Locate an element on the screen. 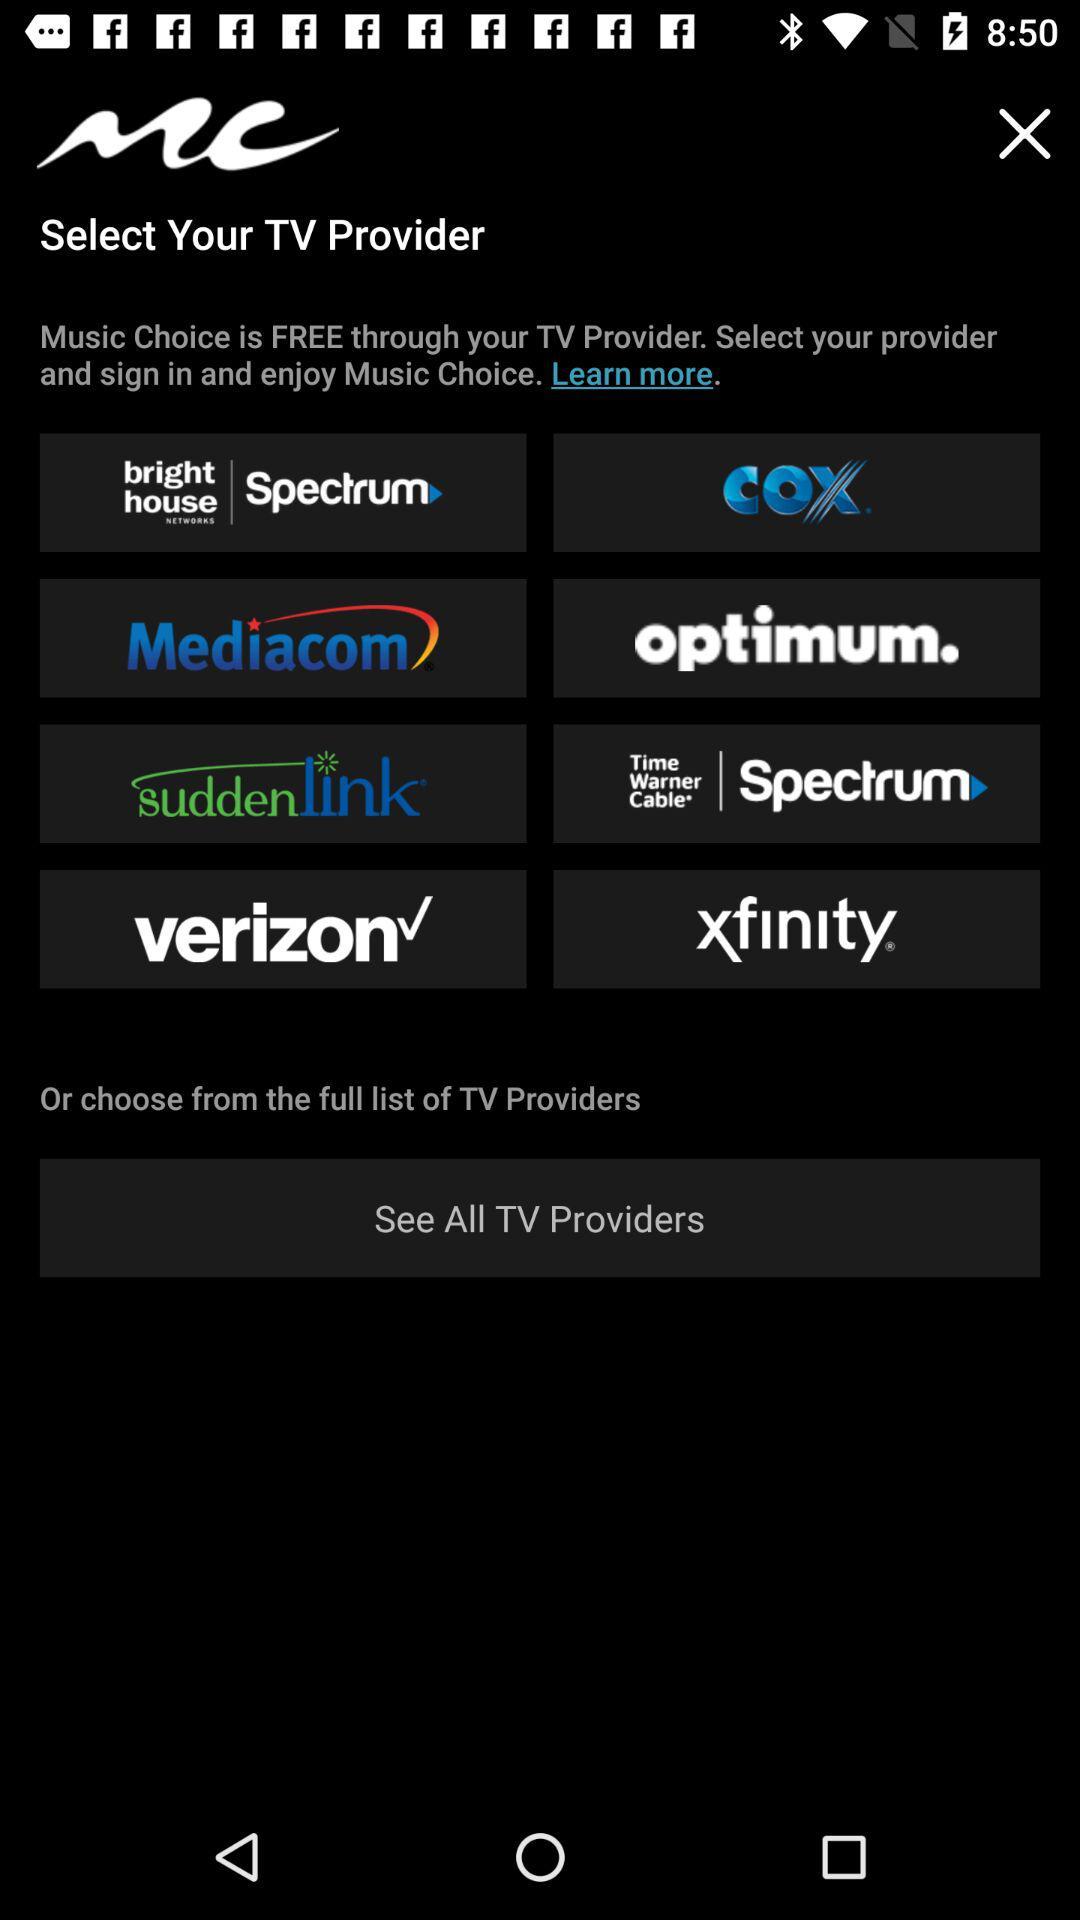 The height and width of the screenshot is (1920, 1080). the button which is left side of the xfinity is located at coordinates (283, 928).